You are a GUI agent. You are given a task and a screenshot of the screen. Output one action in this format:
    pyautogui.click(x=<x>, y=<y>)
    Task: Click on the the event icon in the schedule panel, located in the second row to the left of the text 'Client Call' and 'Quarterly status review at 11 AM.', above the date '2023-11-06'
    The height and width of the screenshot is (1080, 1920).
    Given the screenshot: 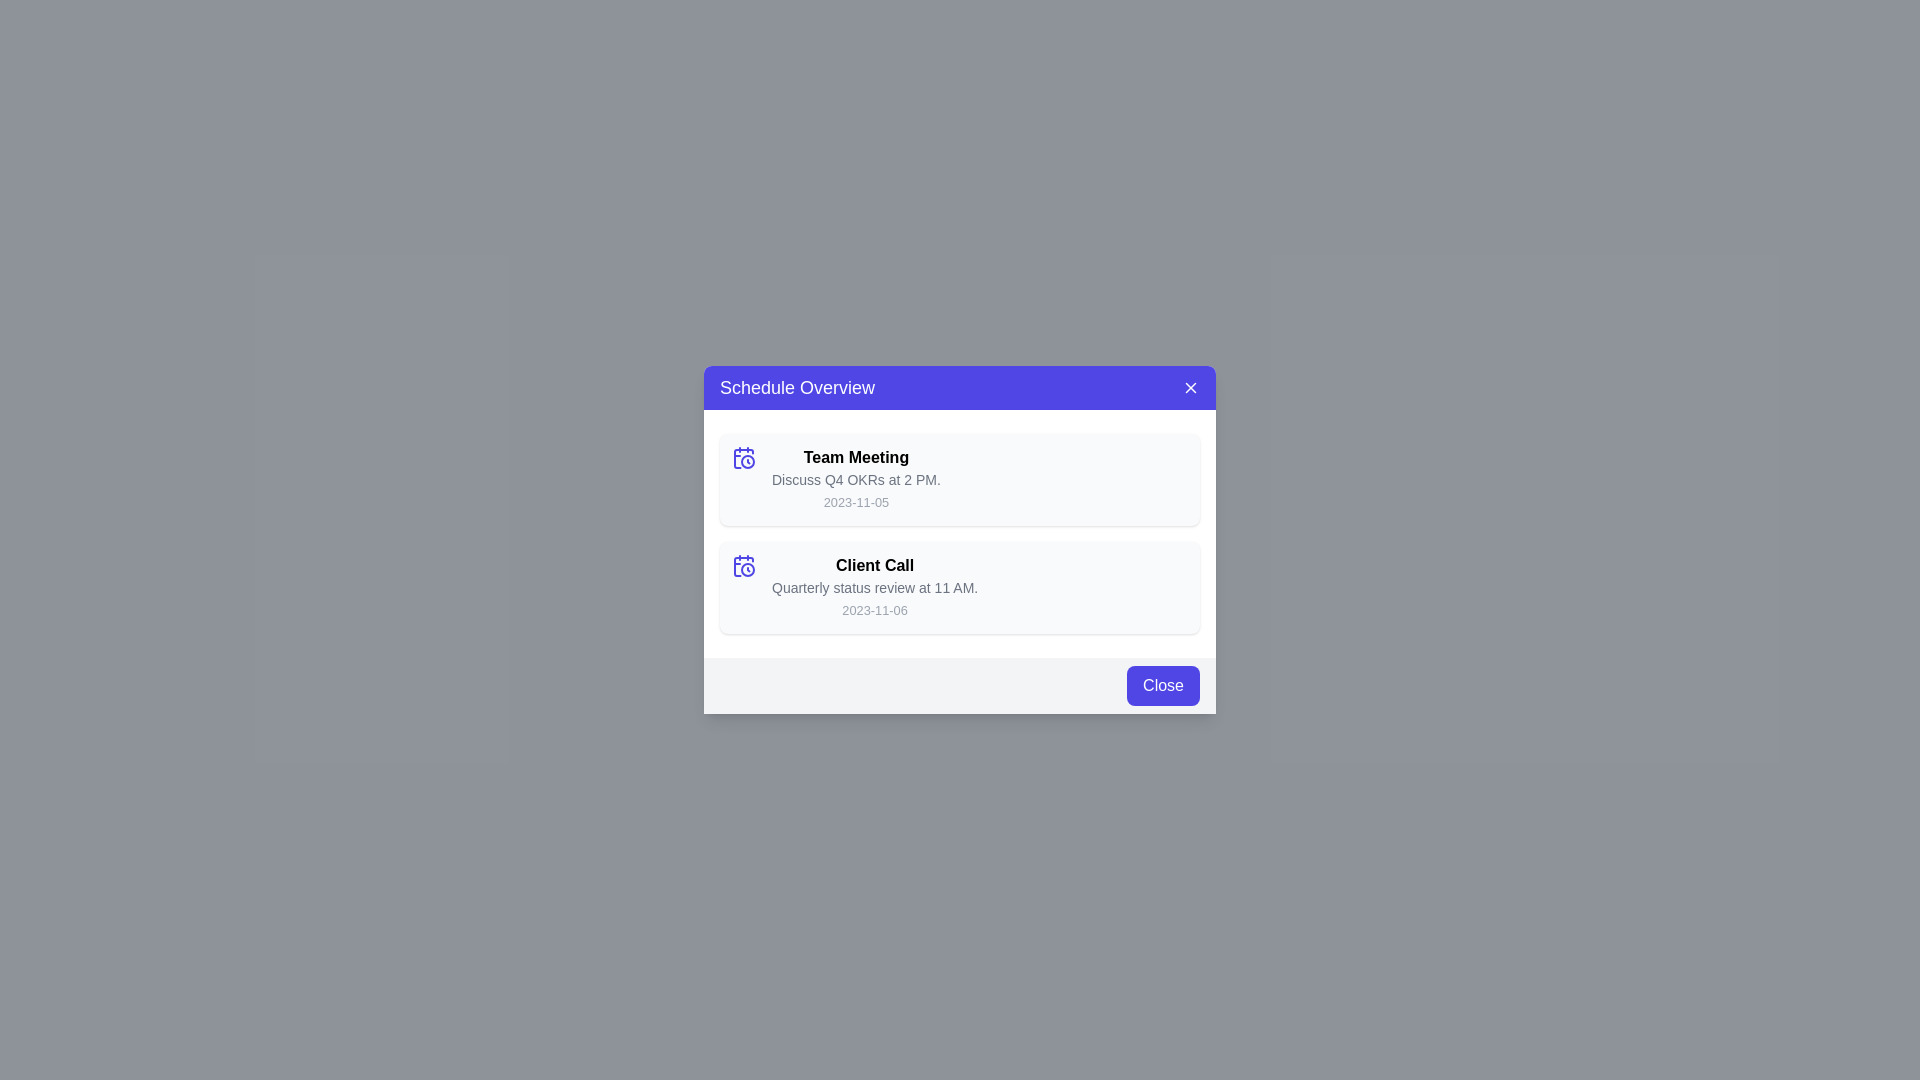 What is the action you would take?
    pyautogui.click(x=743, y=566)
    